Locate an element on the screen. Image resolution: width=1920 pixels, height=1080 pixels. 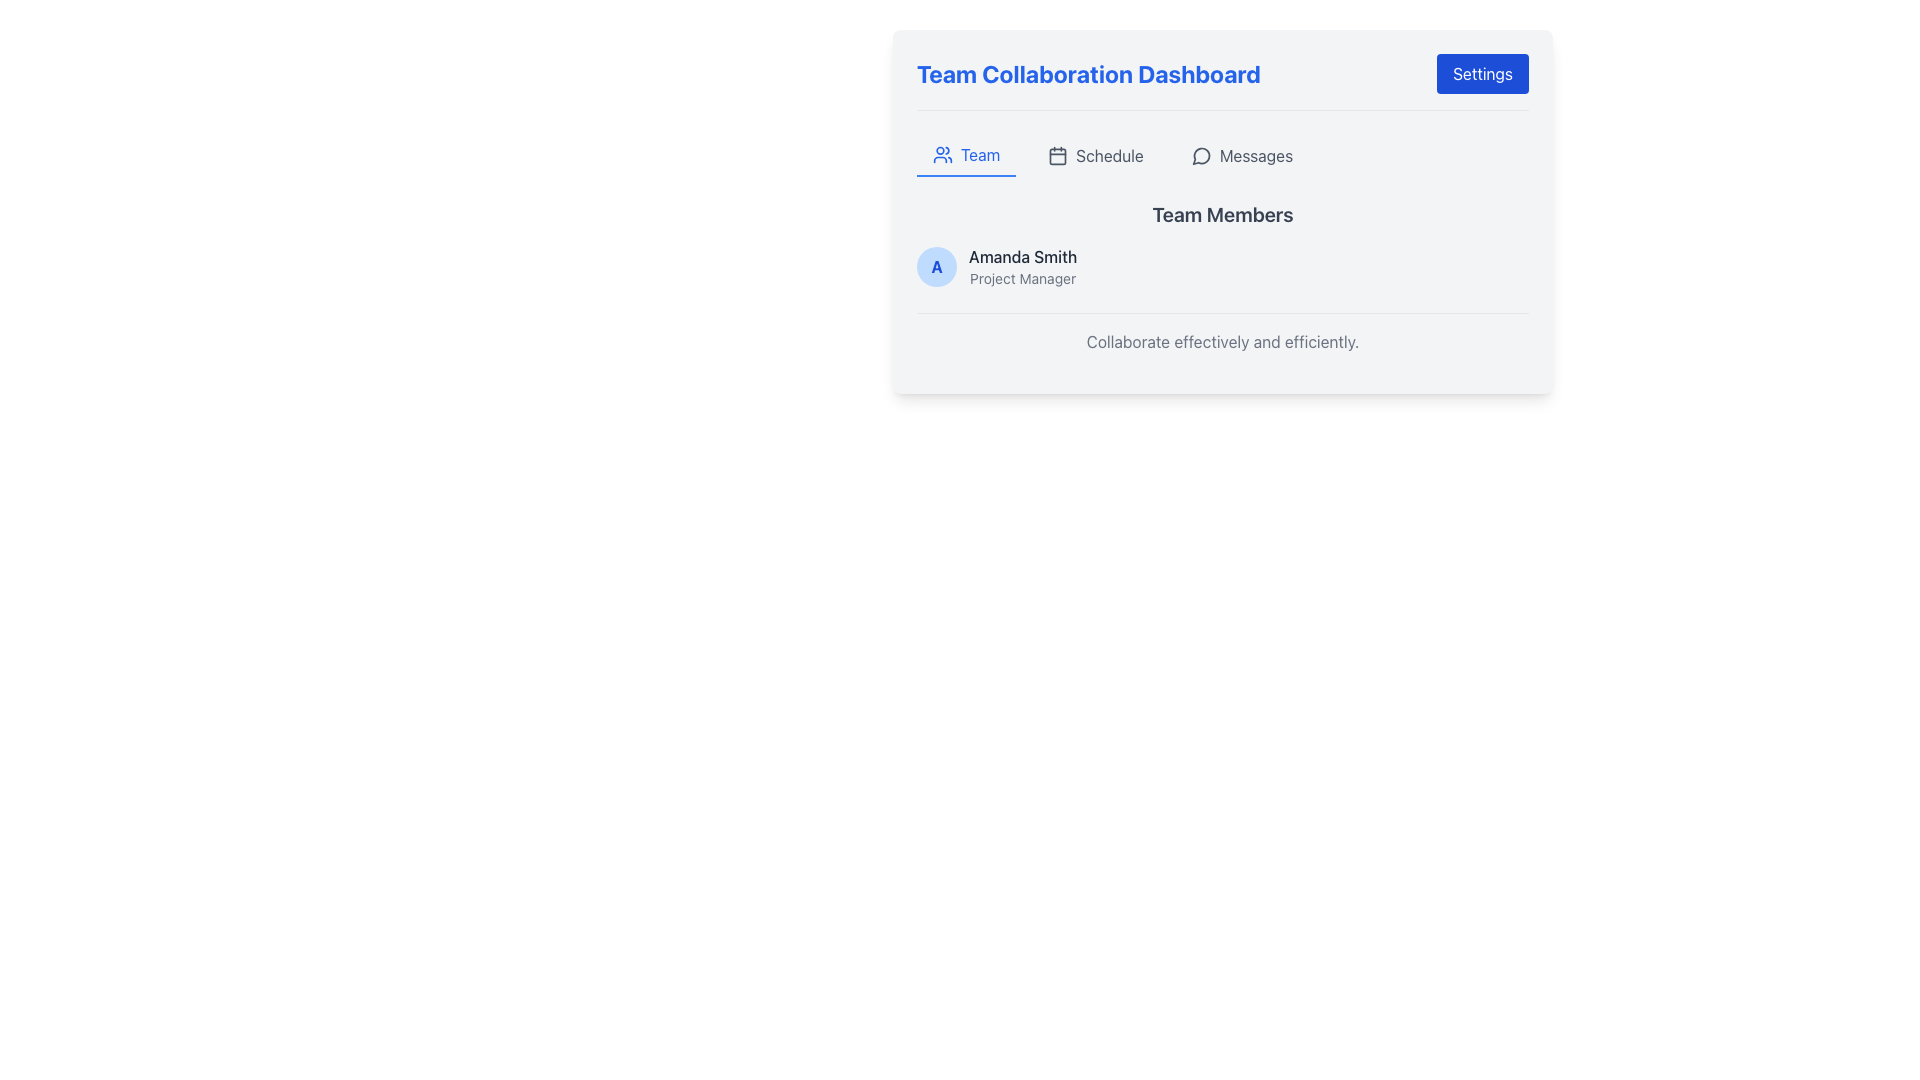
text displayed in the 'Team Members' label, which is prominently styled in a large, bold, dark gray font and located at the top of the team members section is located at coordinates (1222, 215).